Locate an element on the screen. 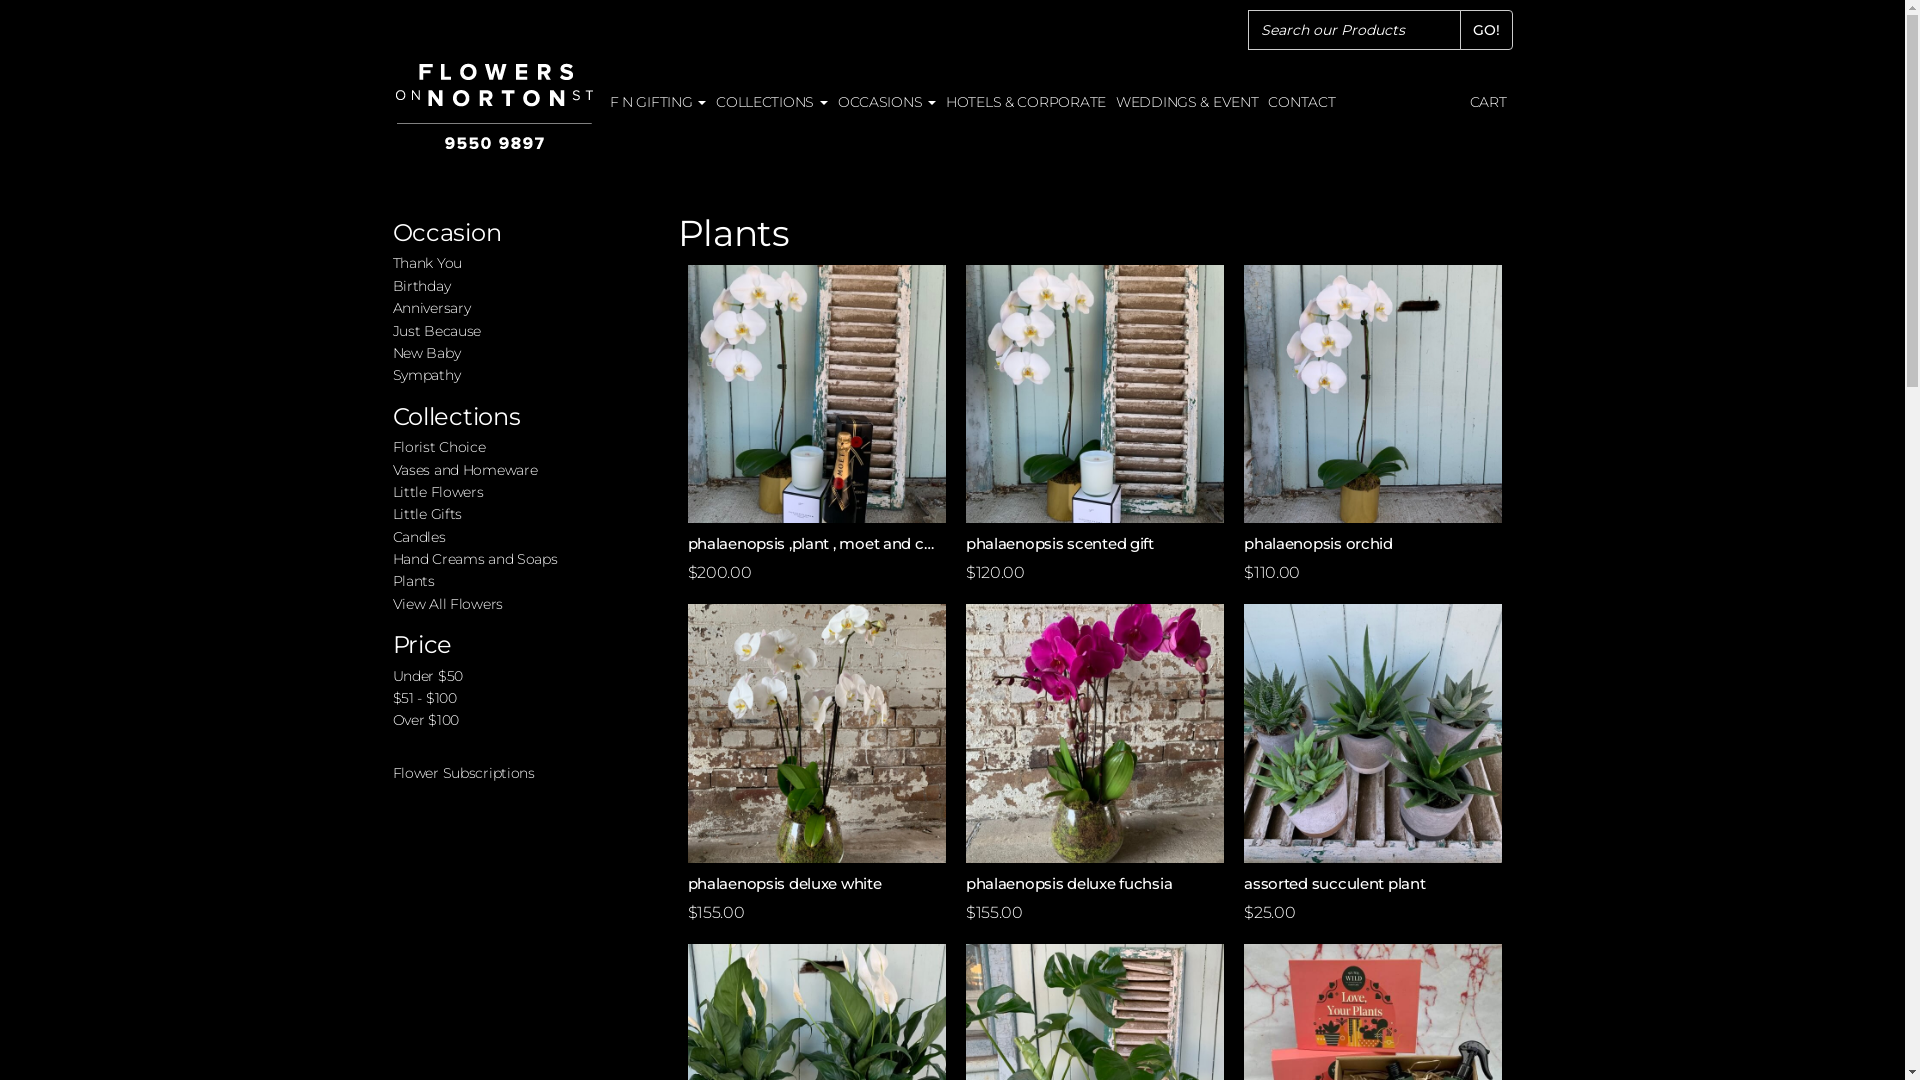 The height and width of the screenshot is (1080, 1920). 'Sympathy' is located at coordinates (425, 374).